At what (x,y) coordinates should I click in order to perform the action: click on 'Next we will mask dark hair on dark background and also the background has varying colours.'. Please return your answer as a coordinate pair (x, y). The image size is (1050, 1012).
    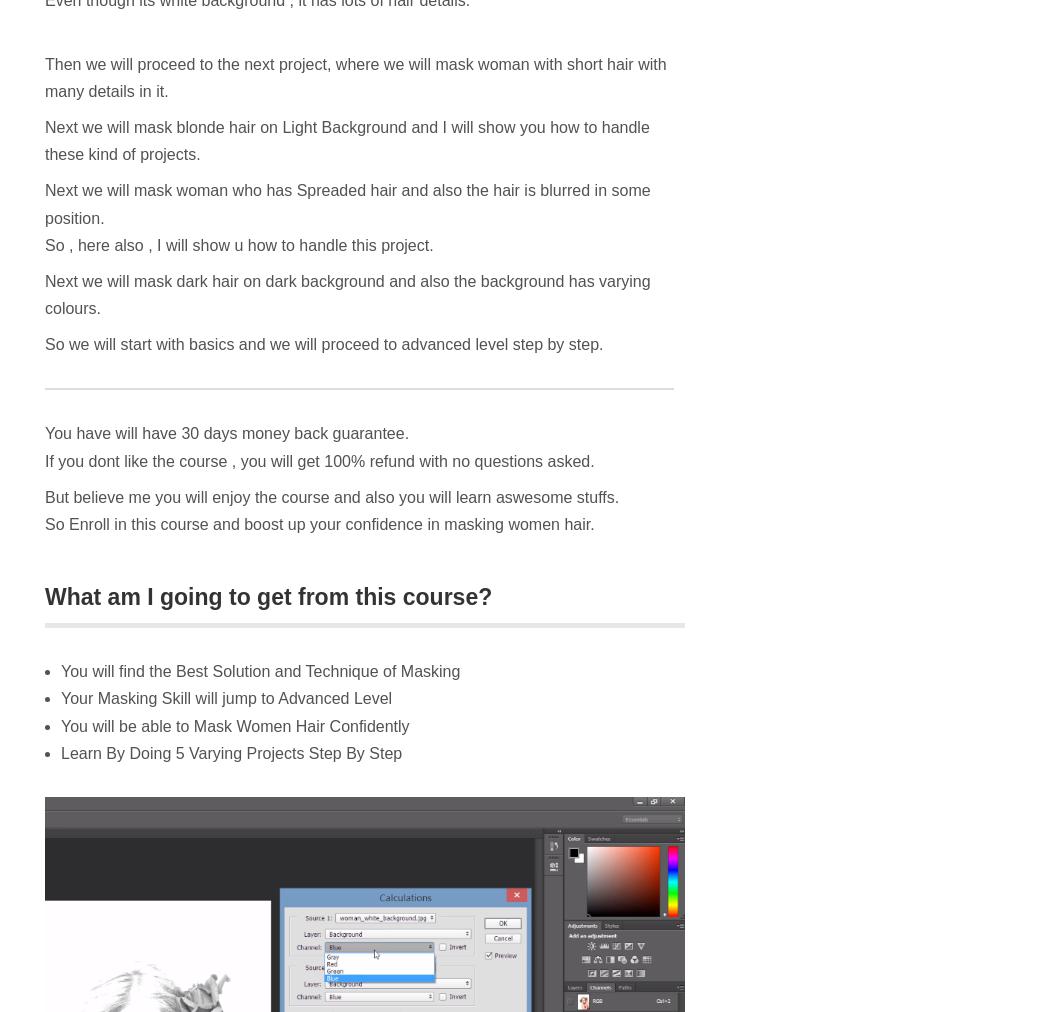
    Looking at the image, I should click on (346, 293).